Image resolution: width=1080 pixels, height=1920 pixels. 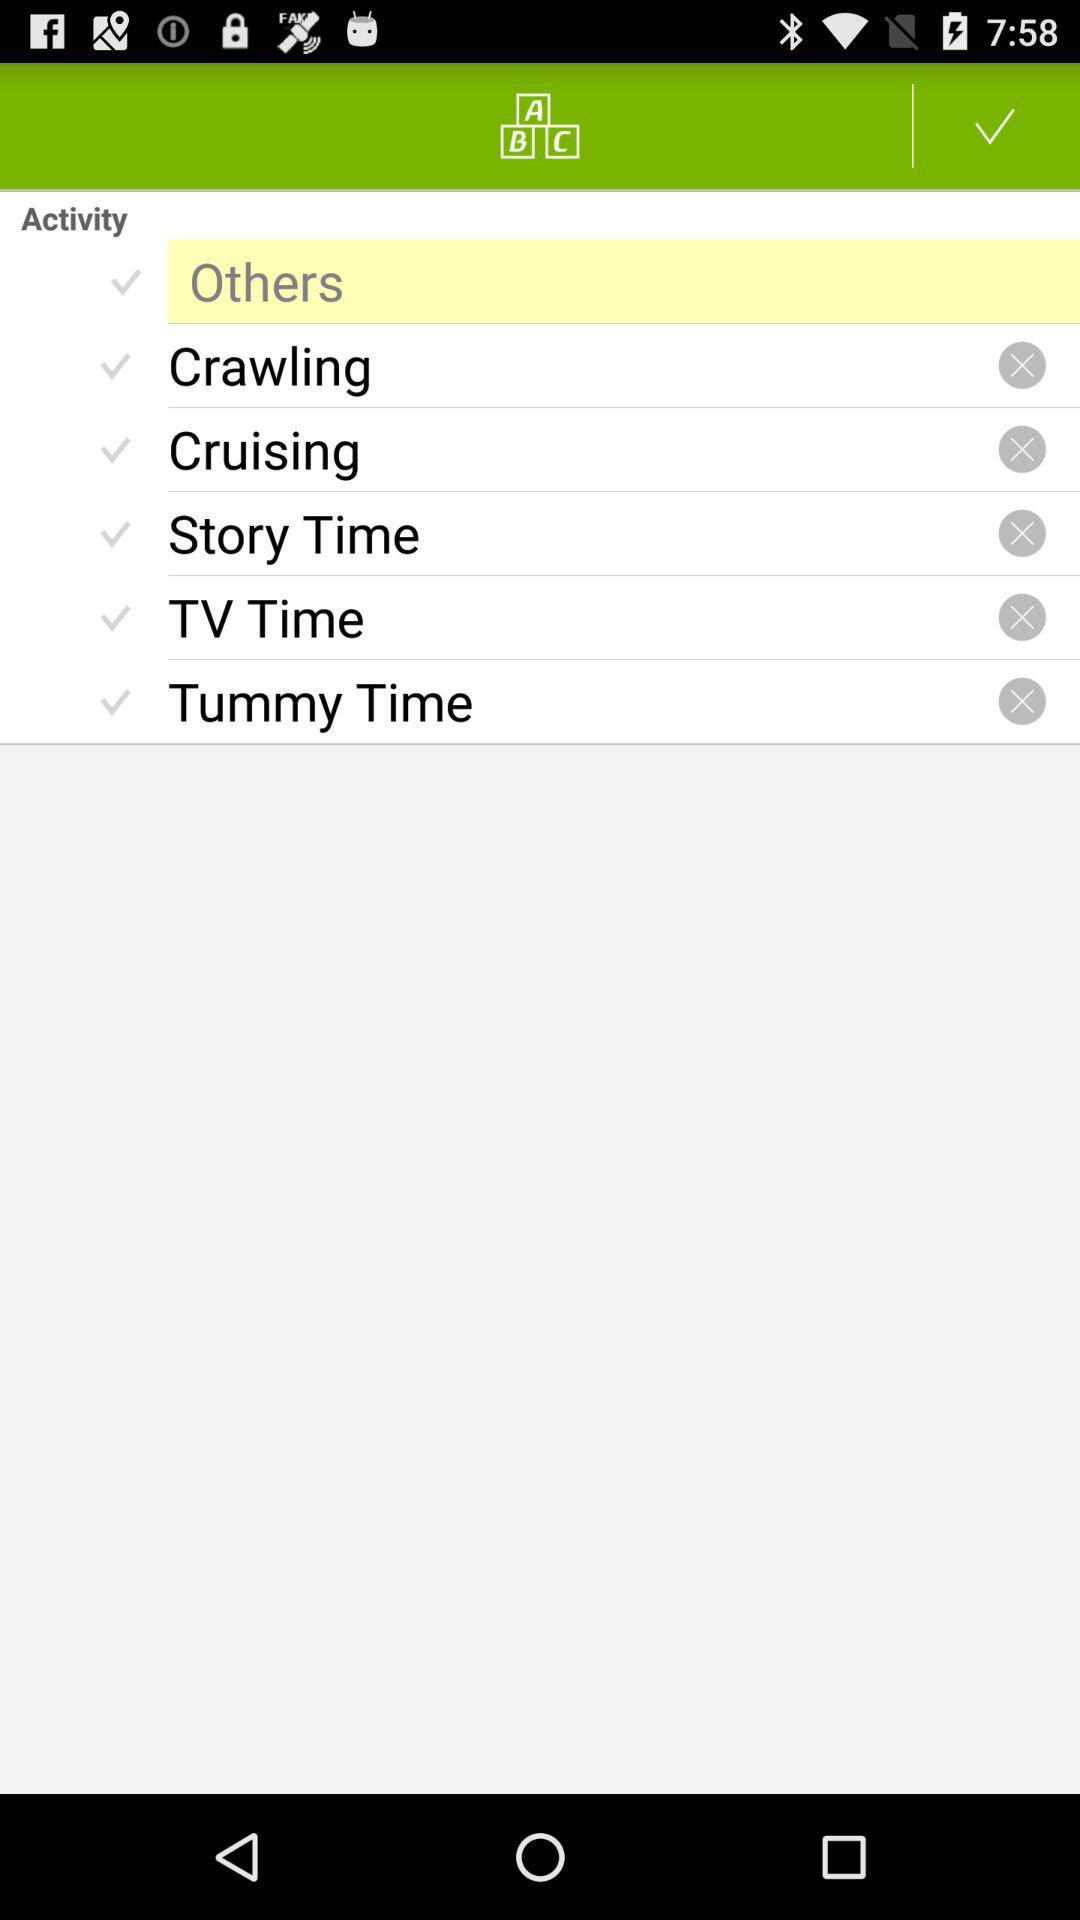 I want to click on other item button, so click(x=995, y=124).